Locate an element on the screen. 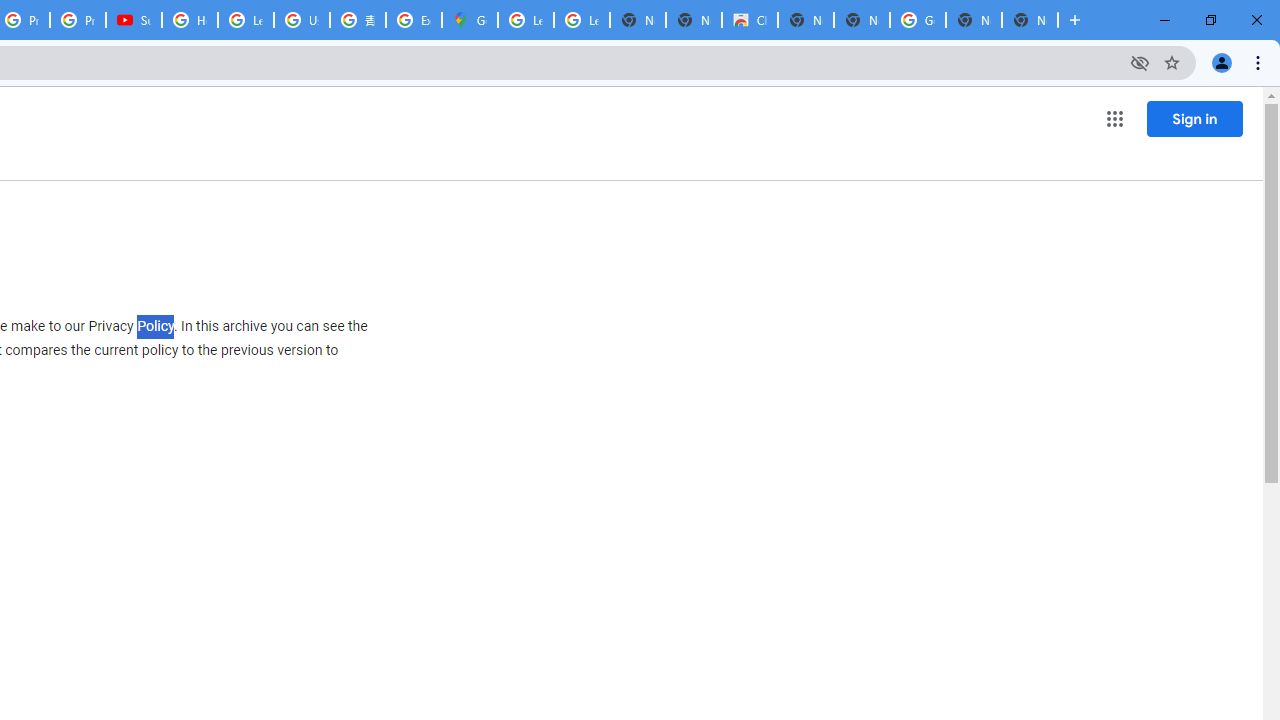  'New Tab' is located at coordinates (1030, 20).